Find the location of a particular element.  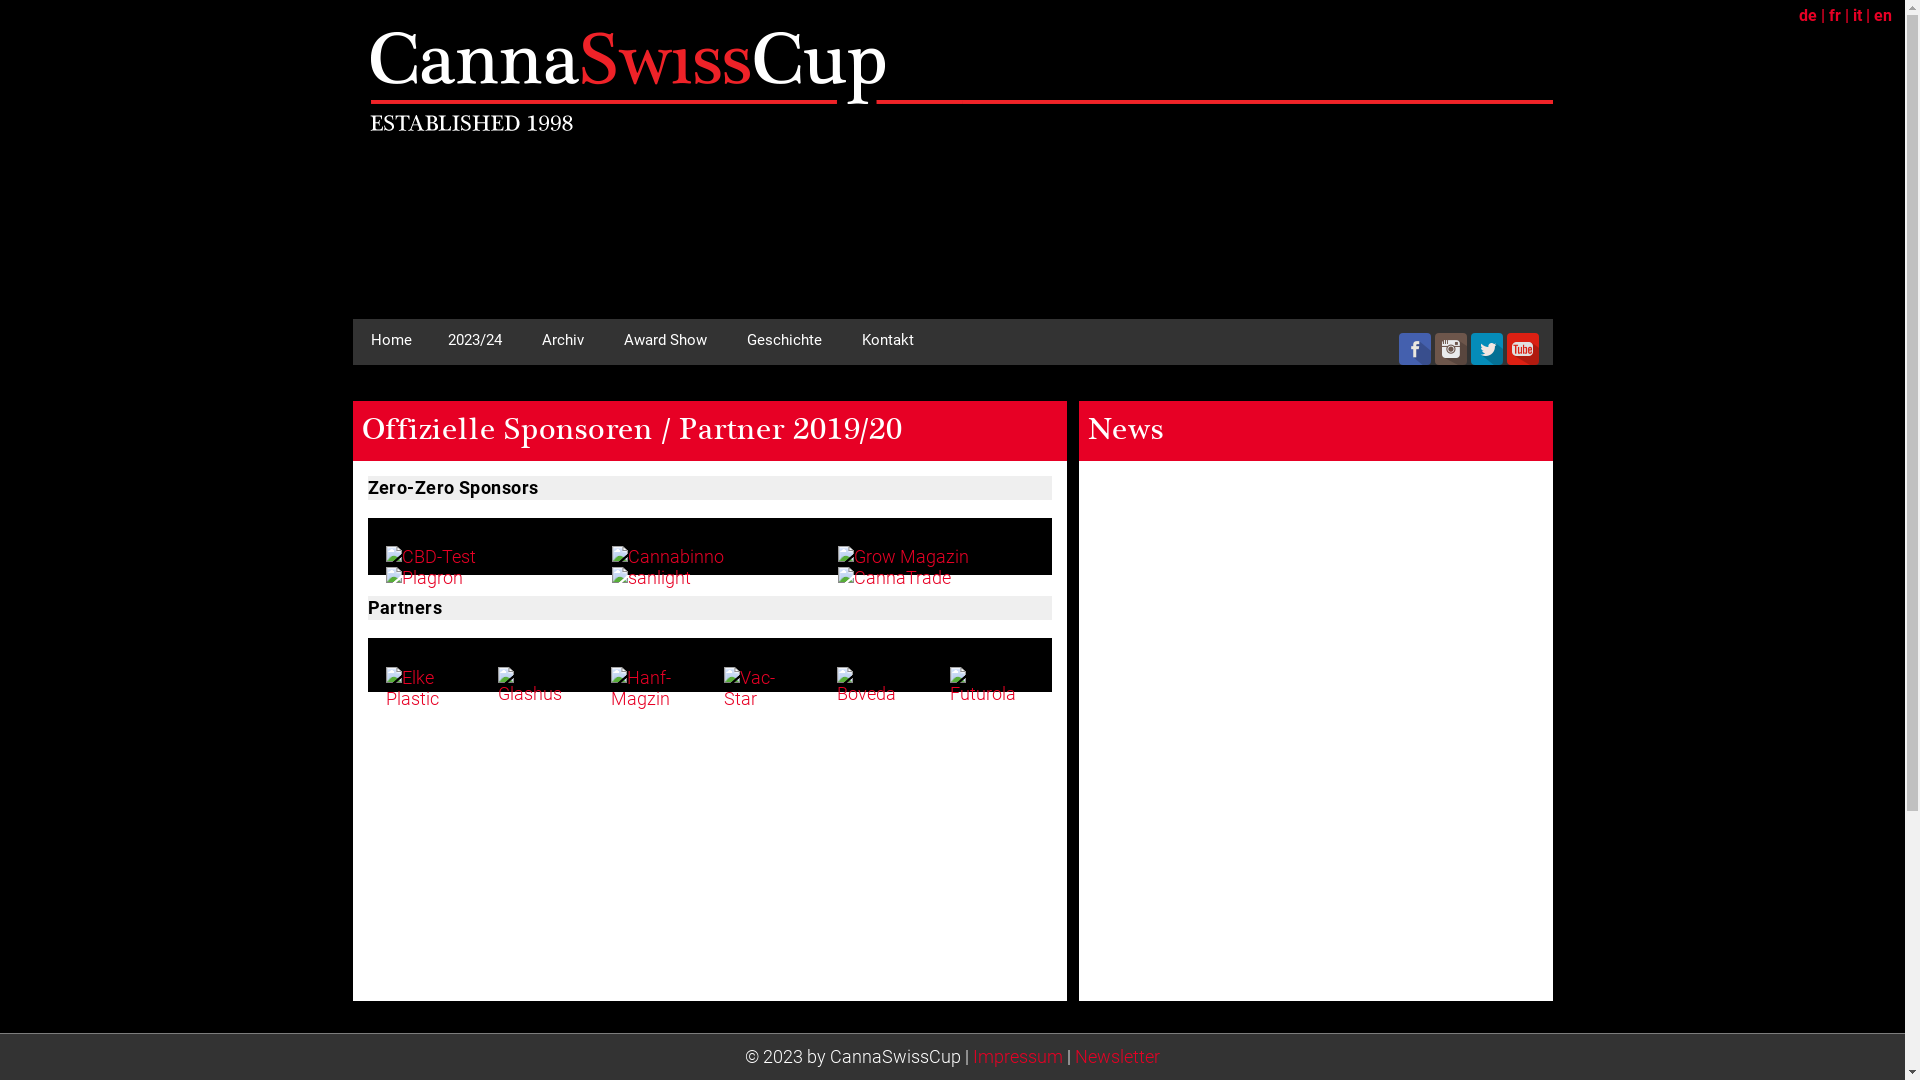

'Geschichte' is located at coordinates (782, 338).